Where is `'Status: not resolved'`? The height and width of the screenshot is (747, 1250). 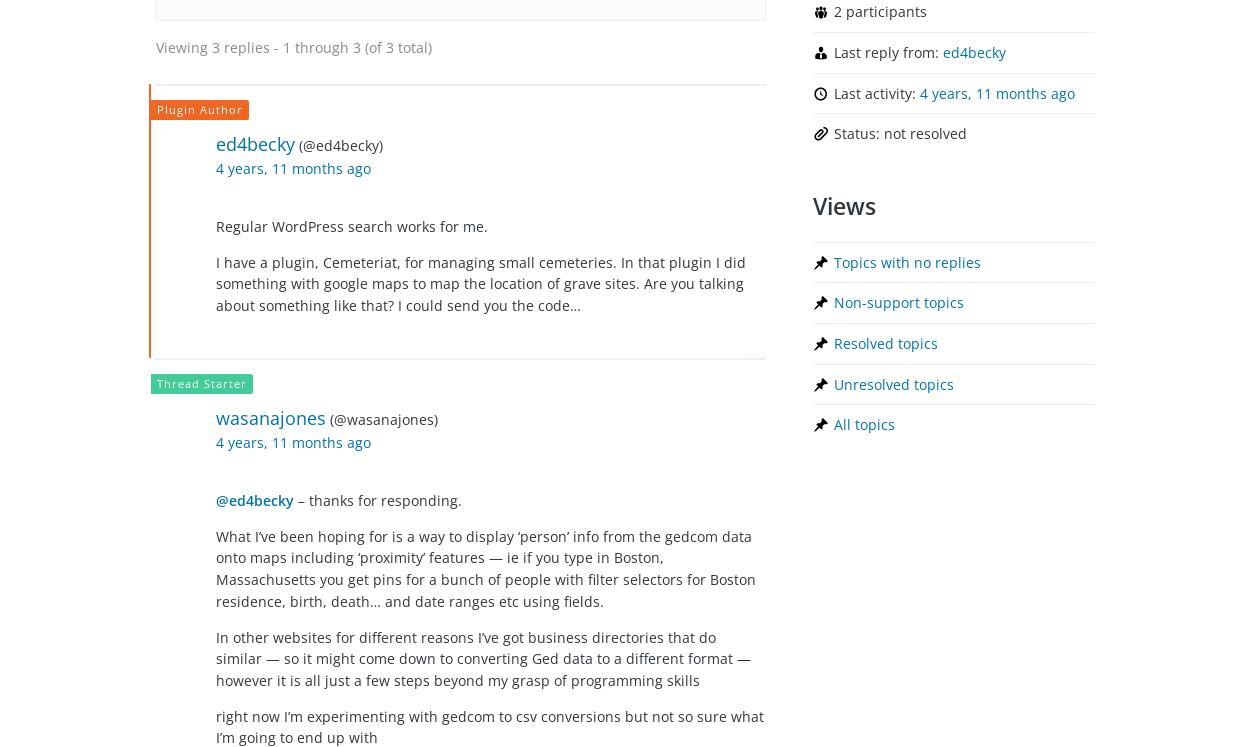
'Status: not resolved' is located at coordinates (900, 132).